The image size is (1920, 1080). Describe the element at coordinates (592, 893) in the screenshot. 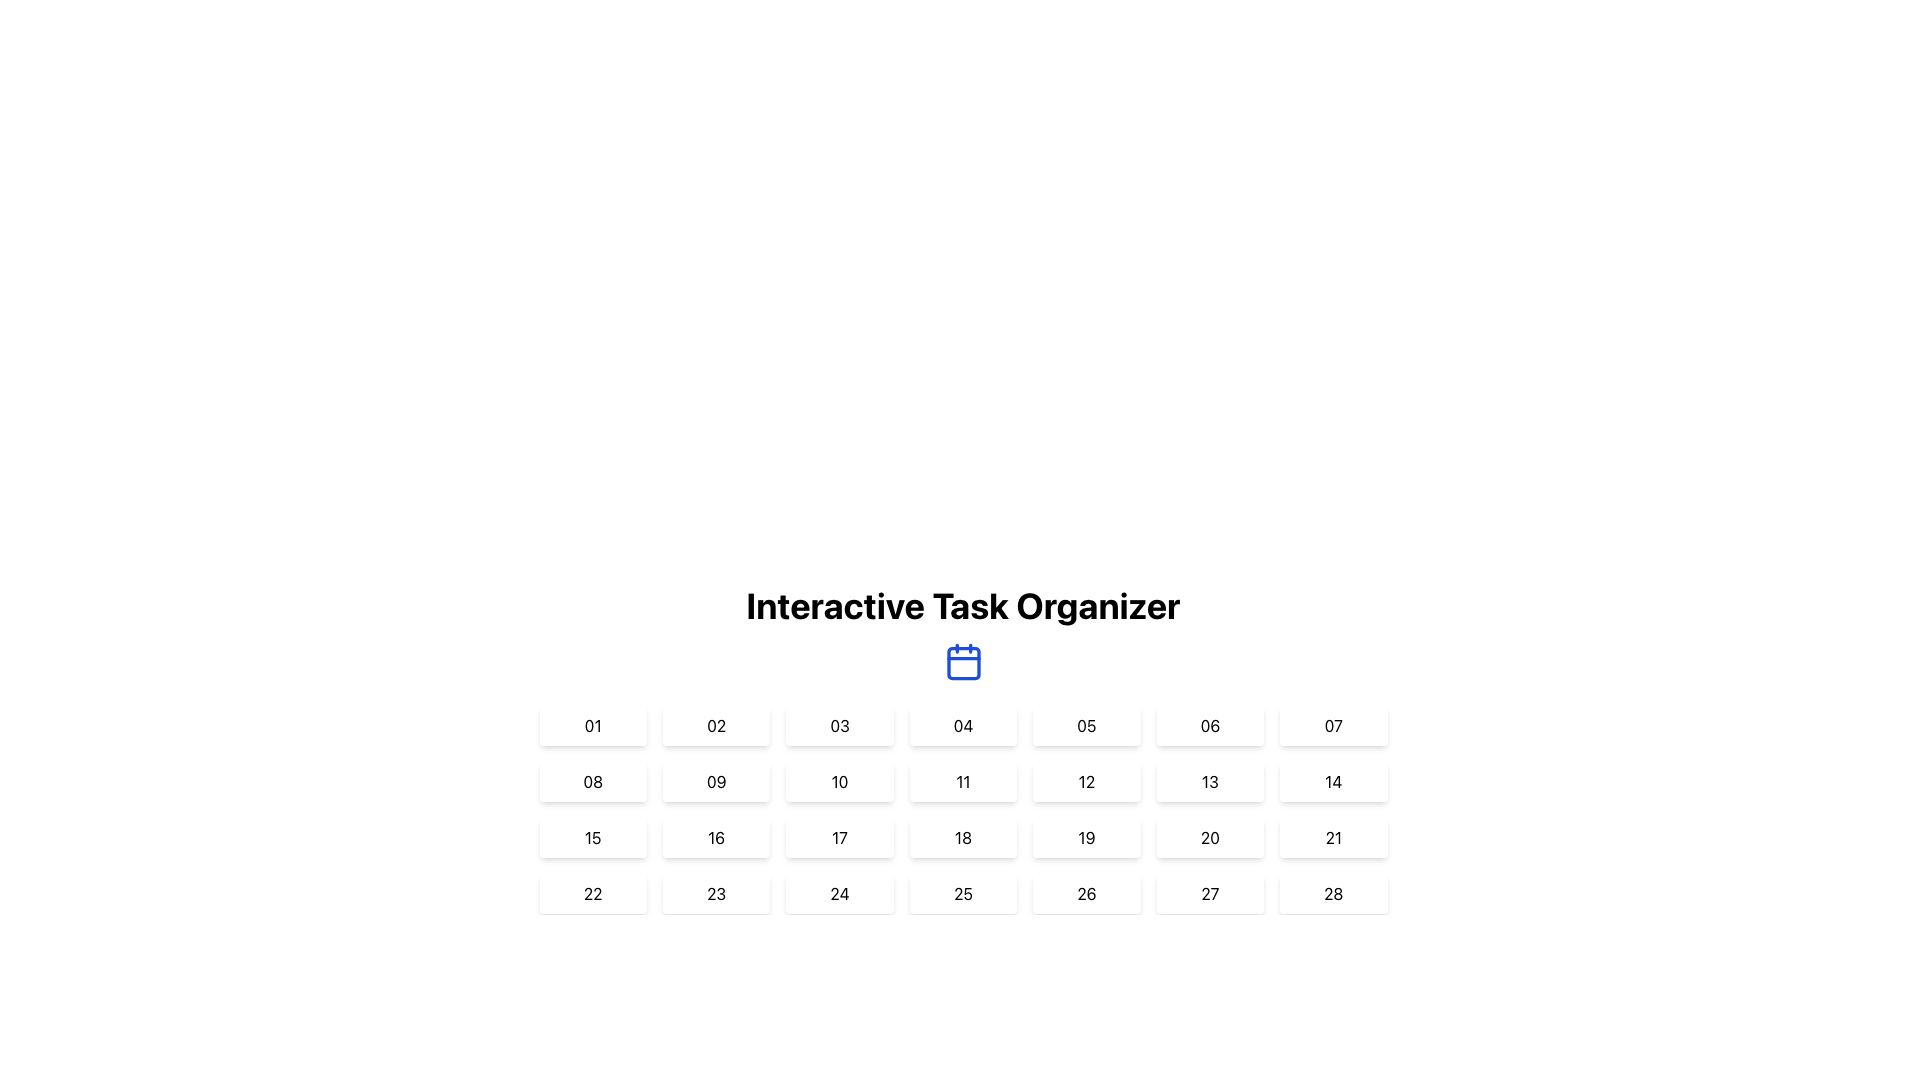

I see `the button displaying '22', which is a rounded box with a light gray background and shadow effect` at that location.